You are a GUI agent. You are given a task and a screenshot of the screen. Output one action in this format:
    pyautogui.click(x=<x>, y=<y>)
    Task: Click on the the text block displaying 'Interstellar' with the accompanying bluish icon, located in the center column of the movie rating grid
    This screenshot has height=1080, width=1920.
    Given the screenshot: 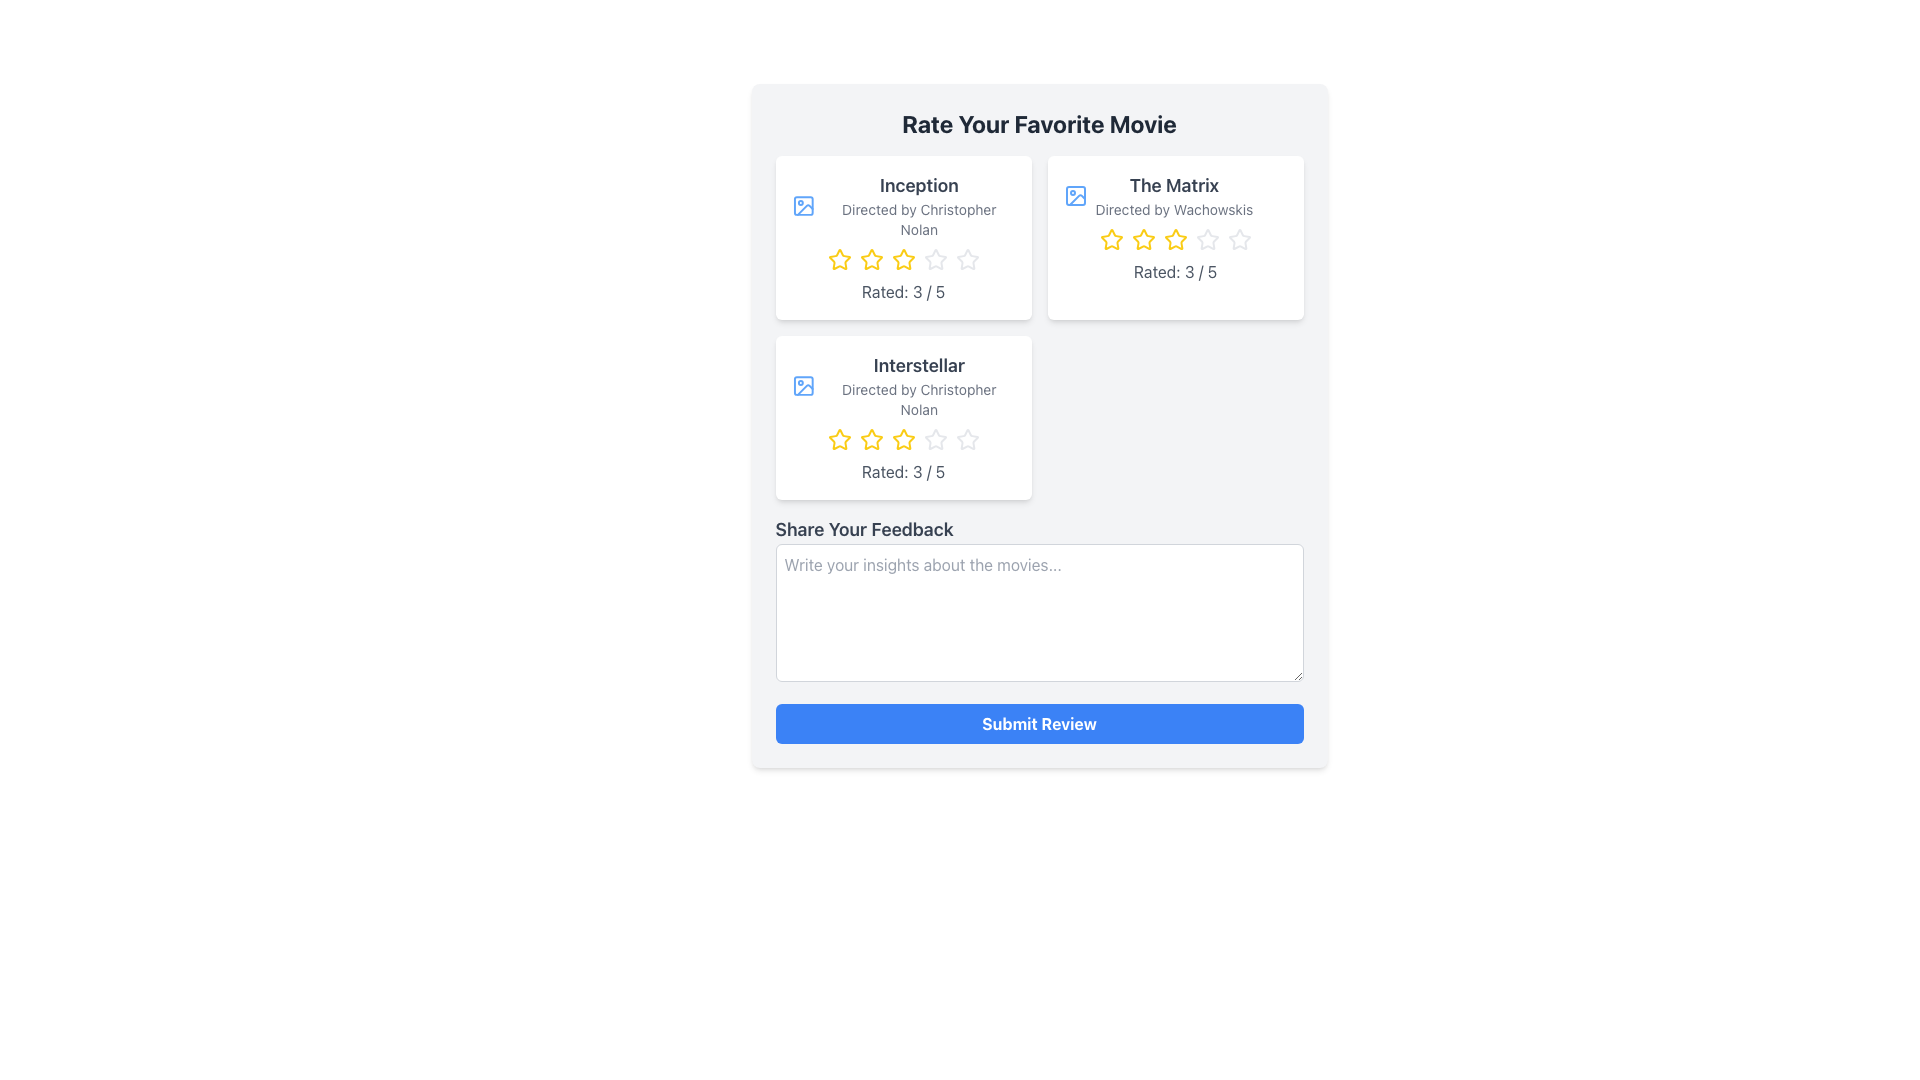 What is the action you would take?
    pyautogui.click(x=902, y=385)
    